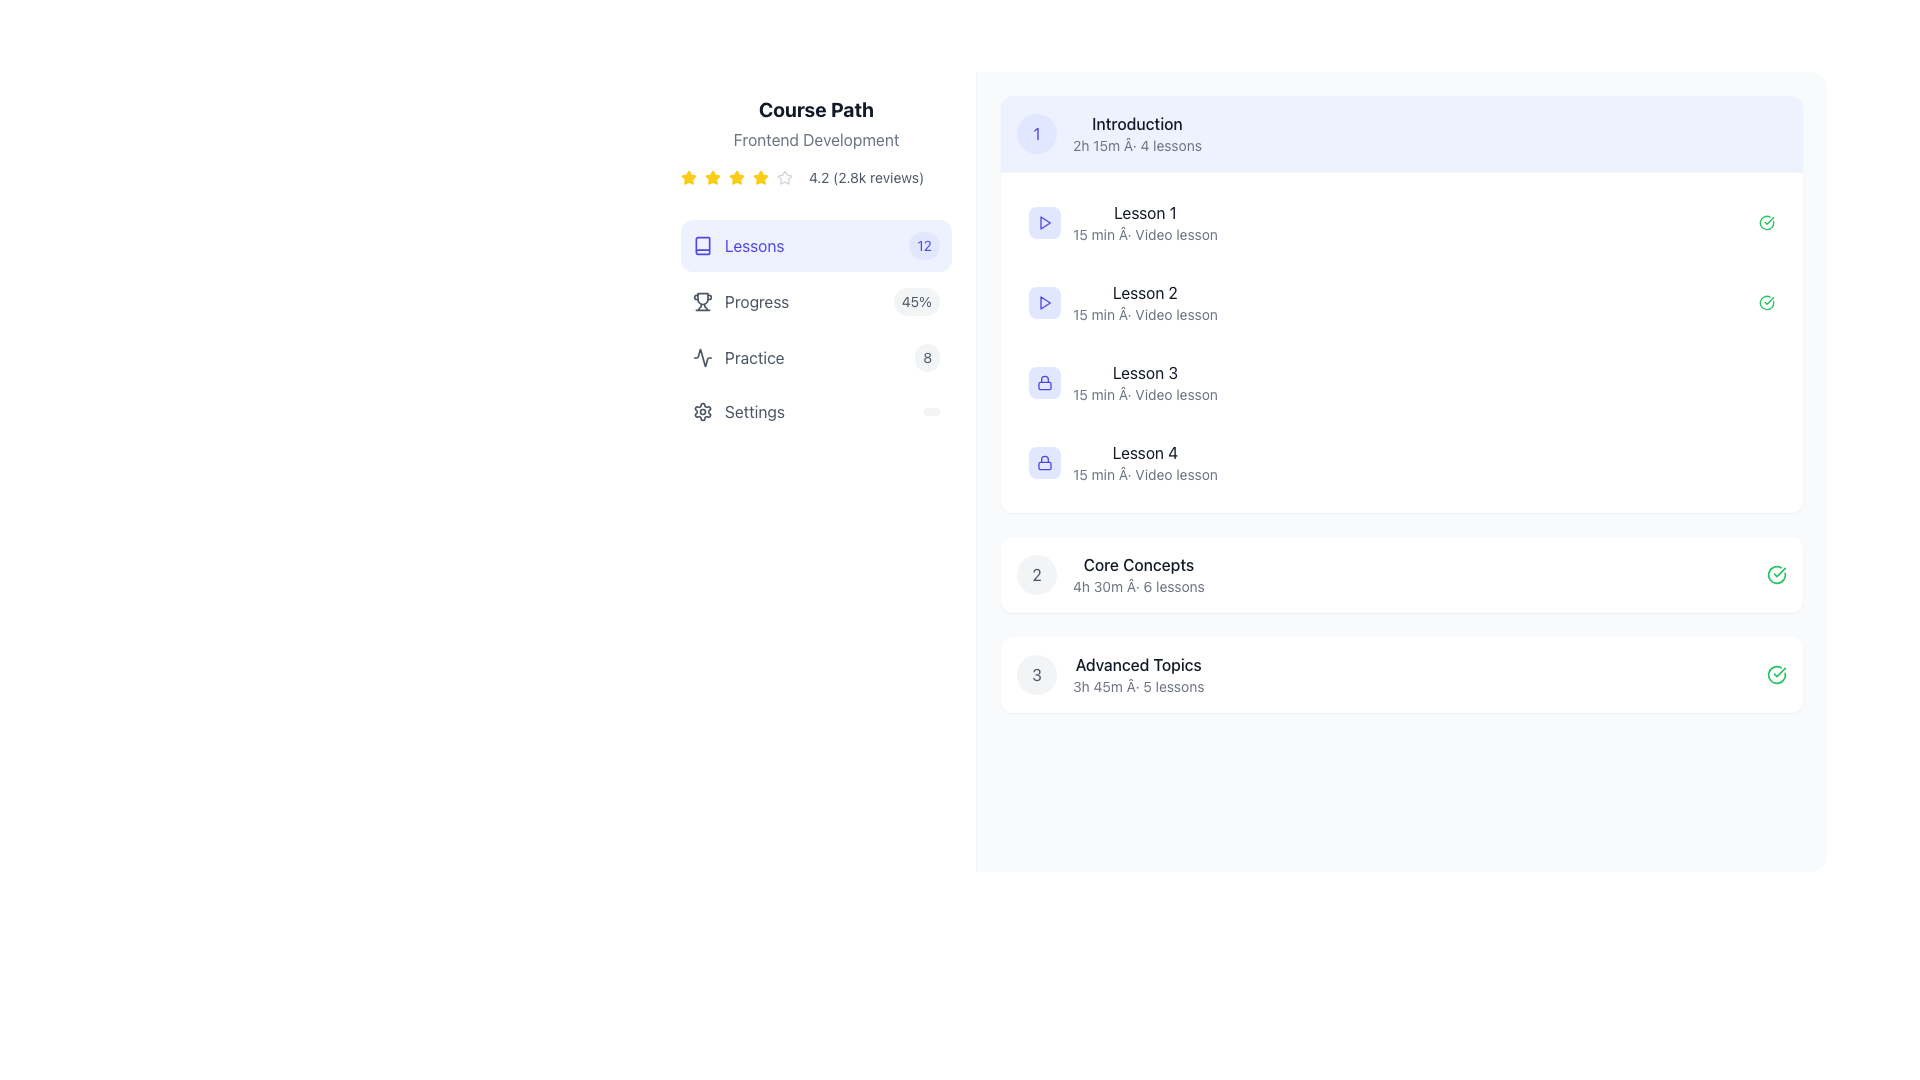 The image size is (1920, 1080). Describe the element at coordinates (702, 411) in the screenshot. I see `the gear icon located to the left of the 'Settings' text` at that location.